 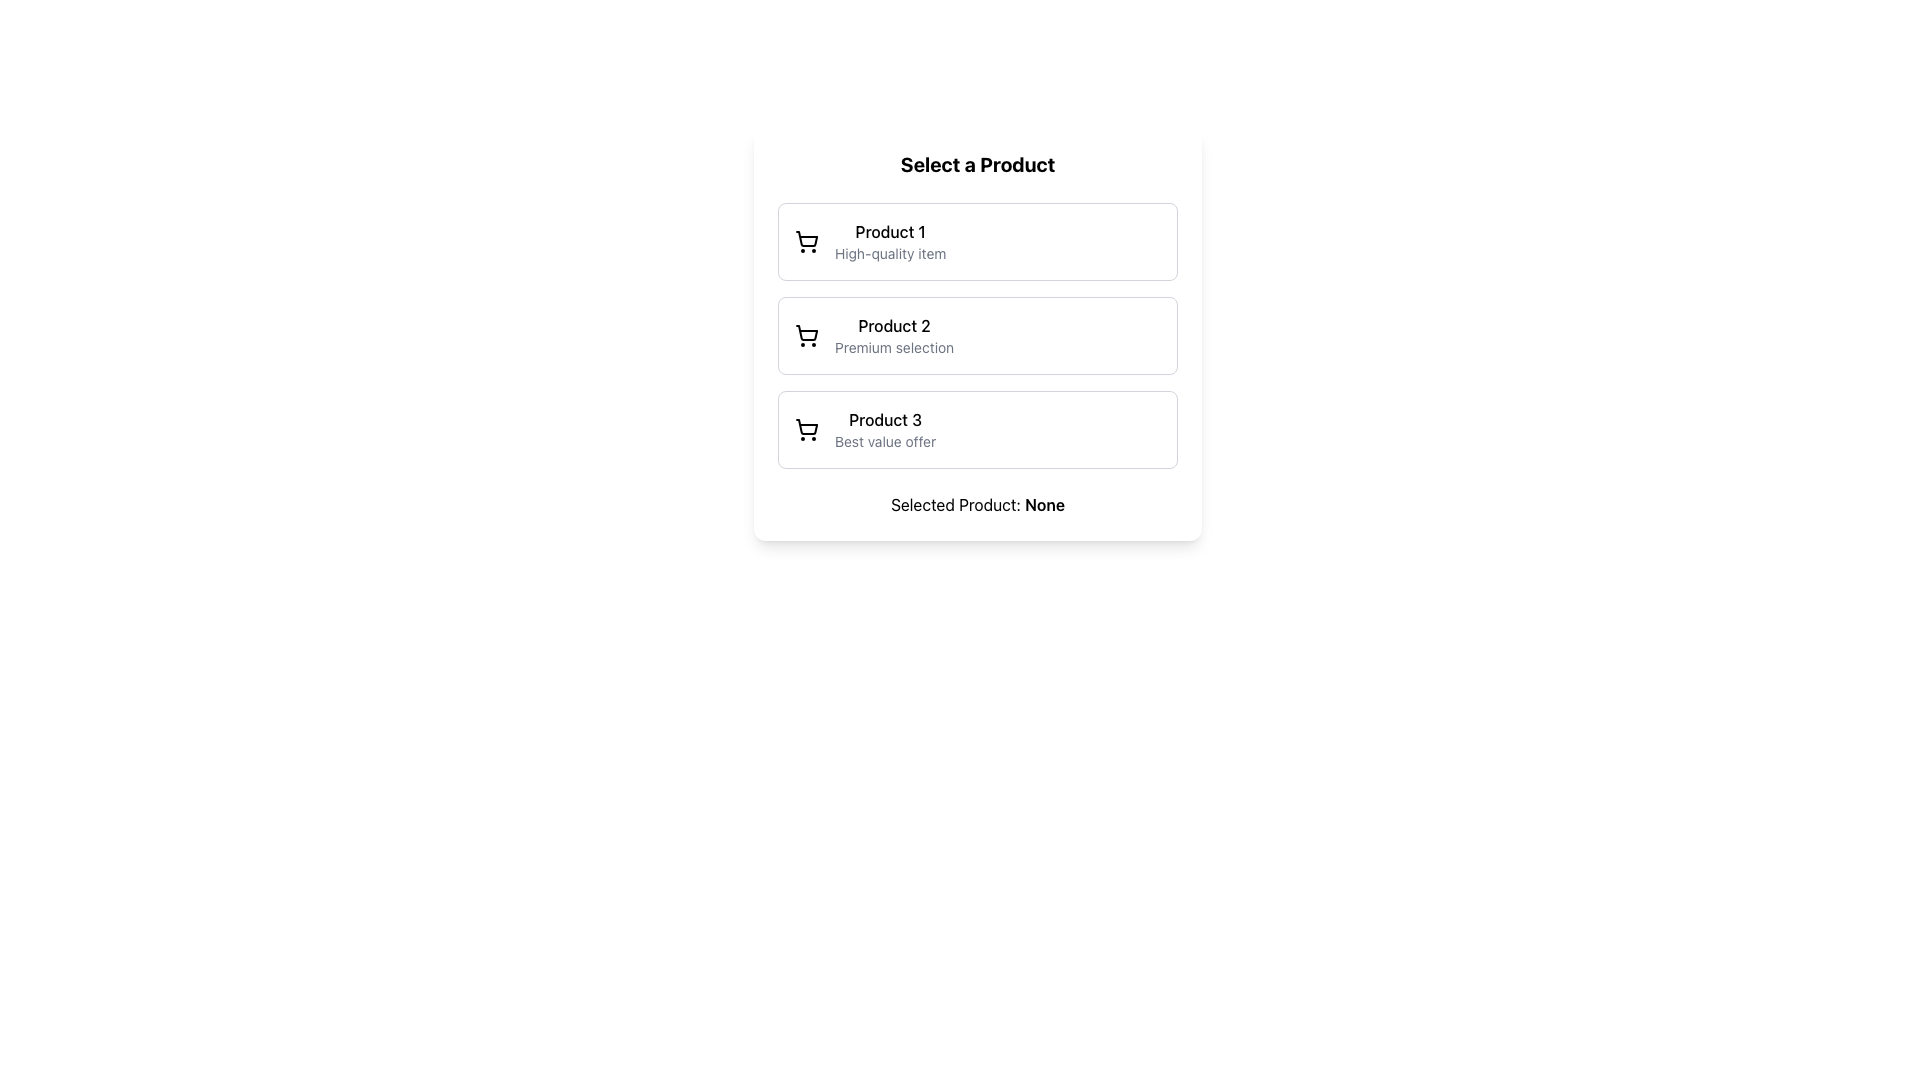 What do you see at coordinates (806, 428) in the screenshot?
I see `the shopping cart icon located in the third option of the product selection list, which is positioned to the left of the text 'Product 3' and 'Best value offer'` at bounding box center [806, 428].